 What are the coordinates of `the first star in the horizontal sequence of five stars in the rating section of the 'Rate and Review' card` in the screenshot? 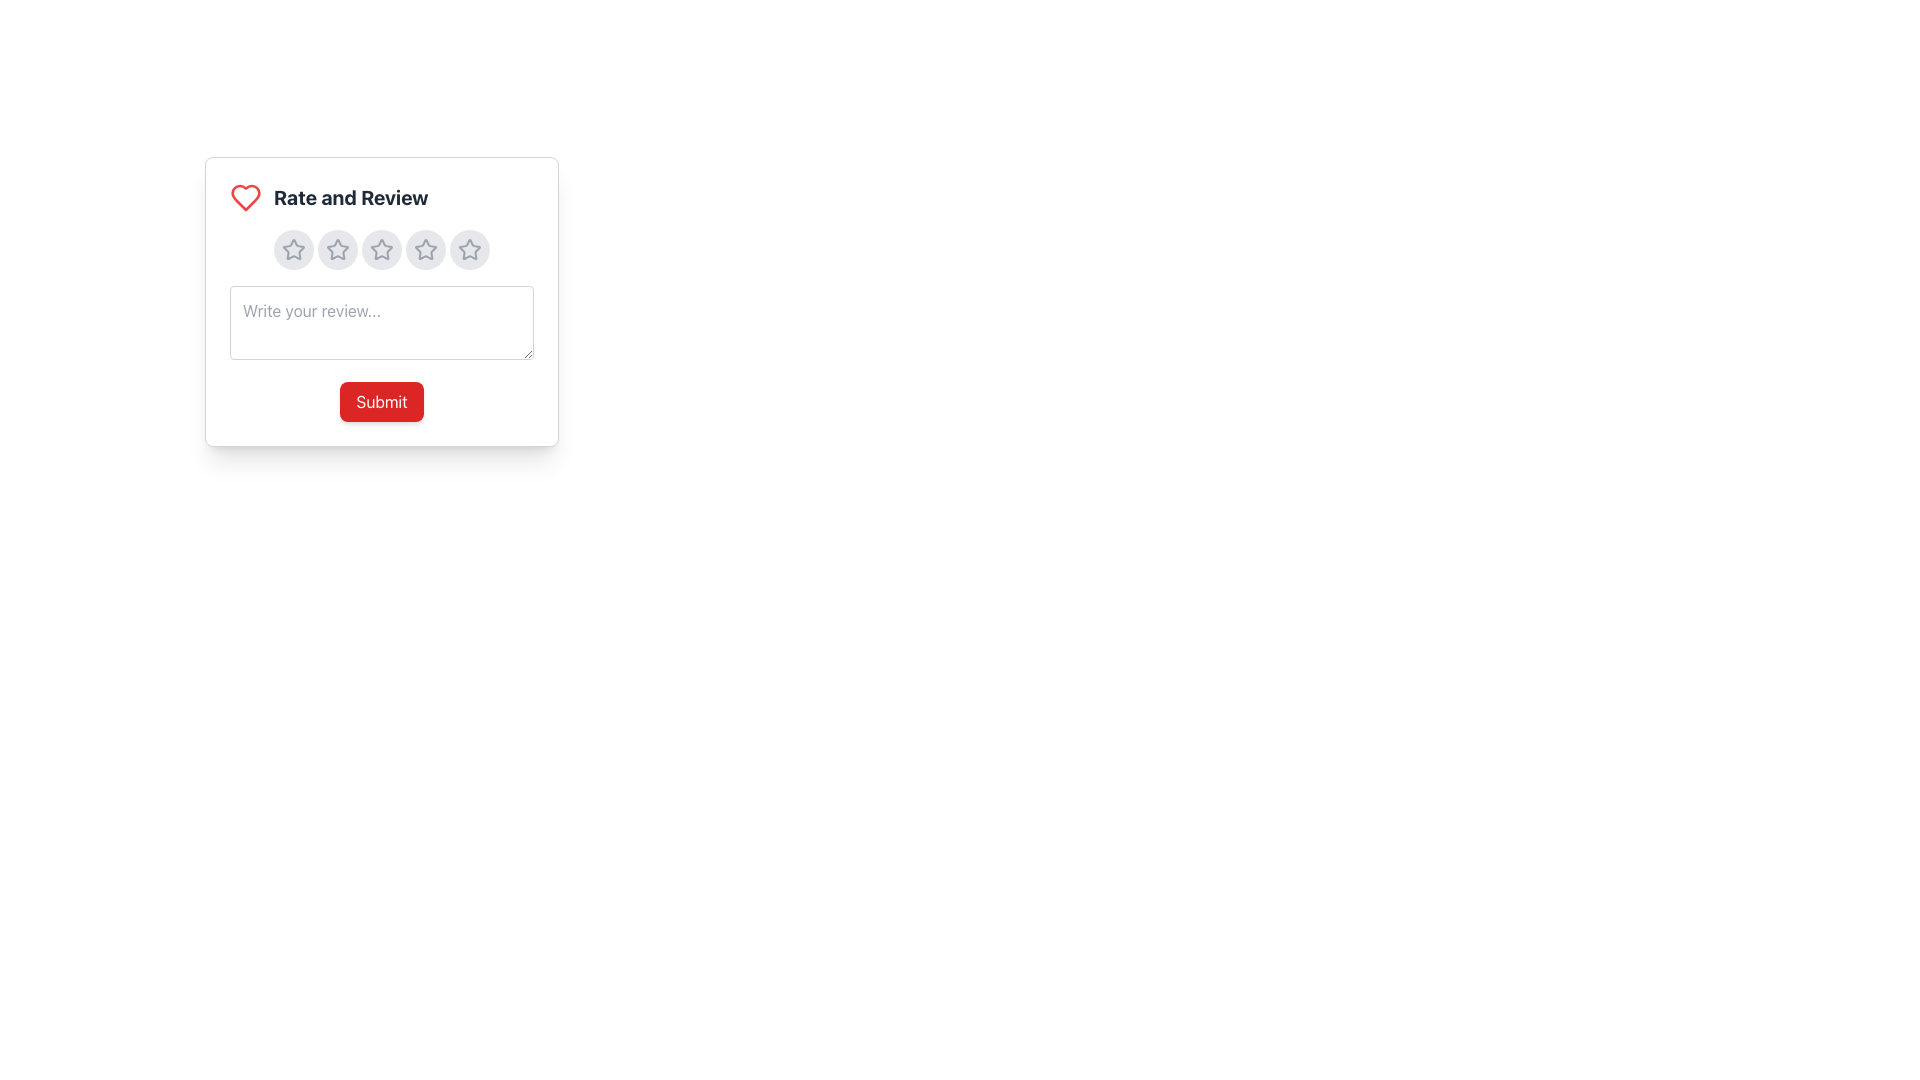 It's located at (292, 248).